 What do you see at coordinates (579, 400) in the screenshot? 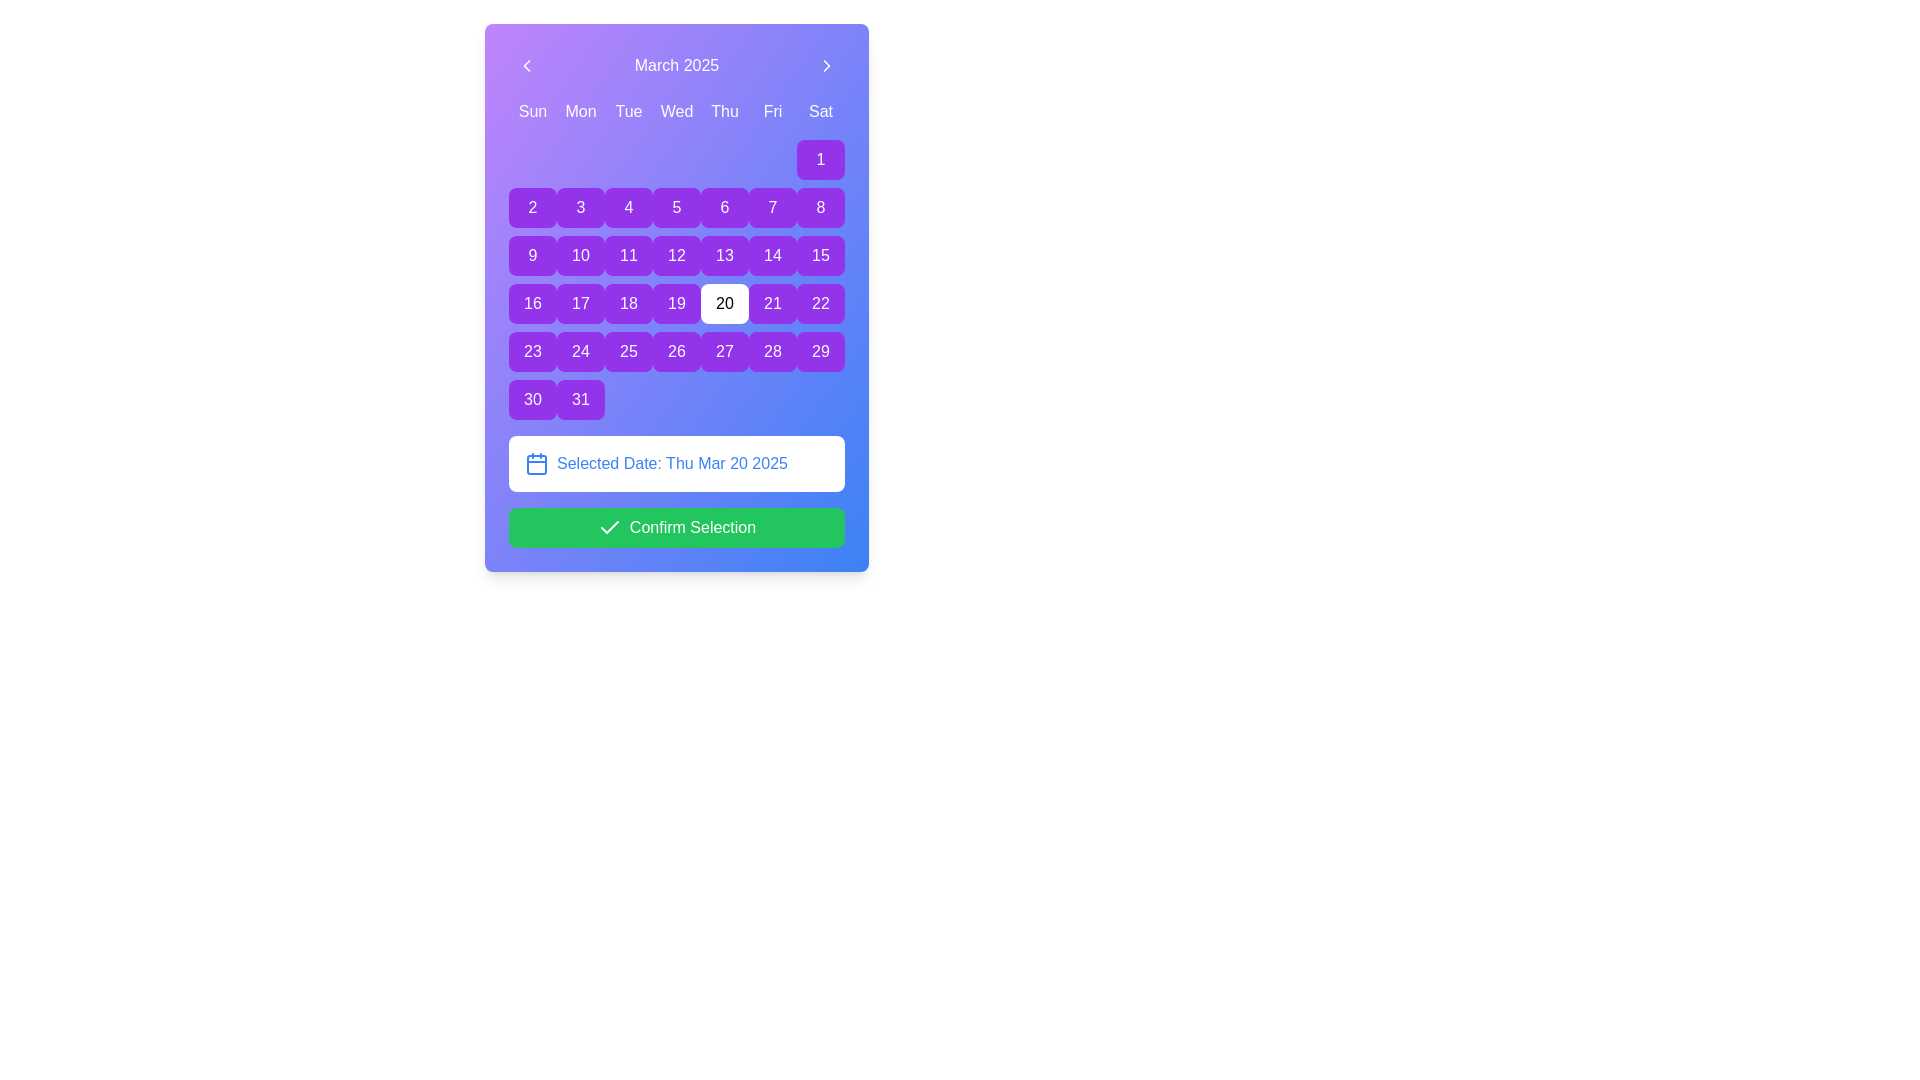
I see `the rounded rectangular button with a purple background and white text displaying '31'` at bounding box center [579, 400].